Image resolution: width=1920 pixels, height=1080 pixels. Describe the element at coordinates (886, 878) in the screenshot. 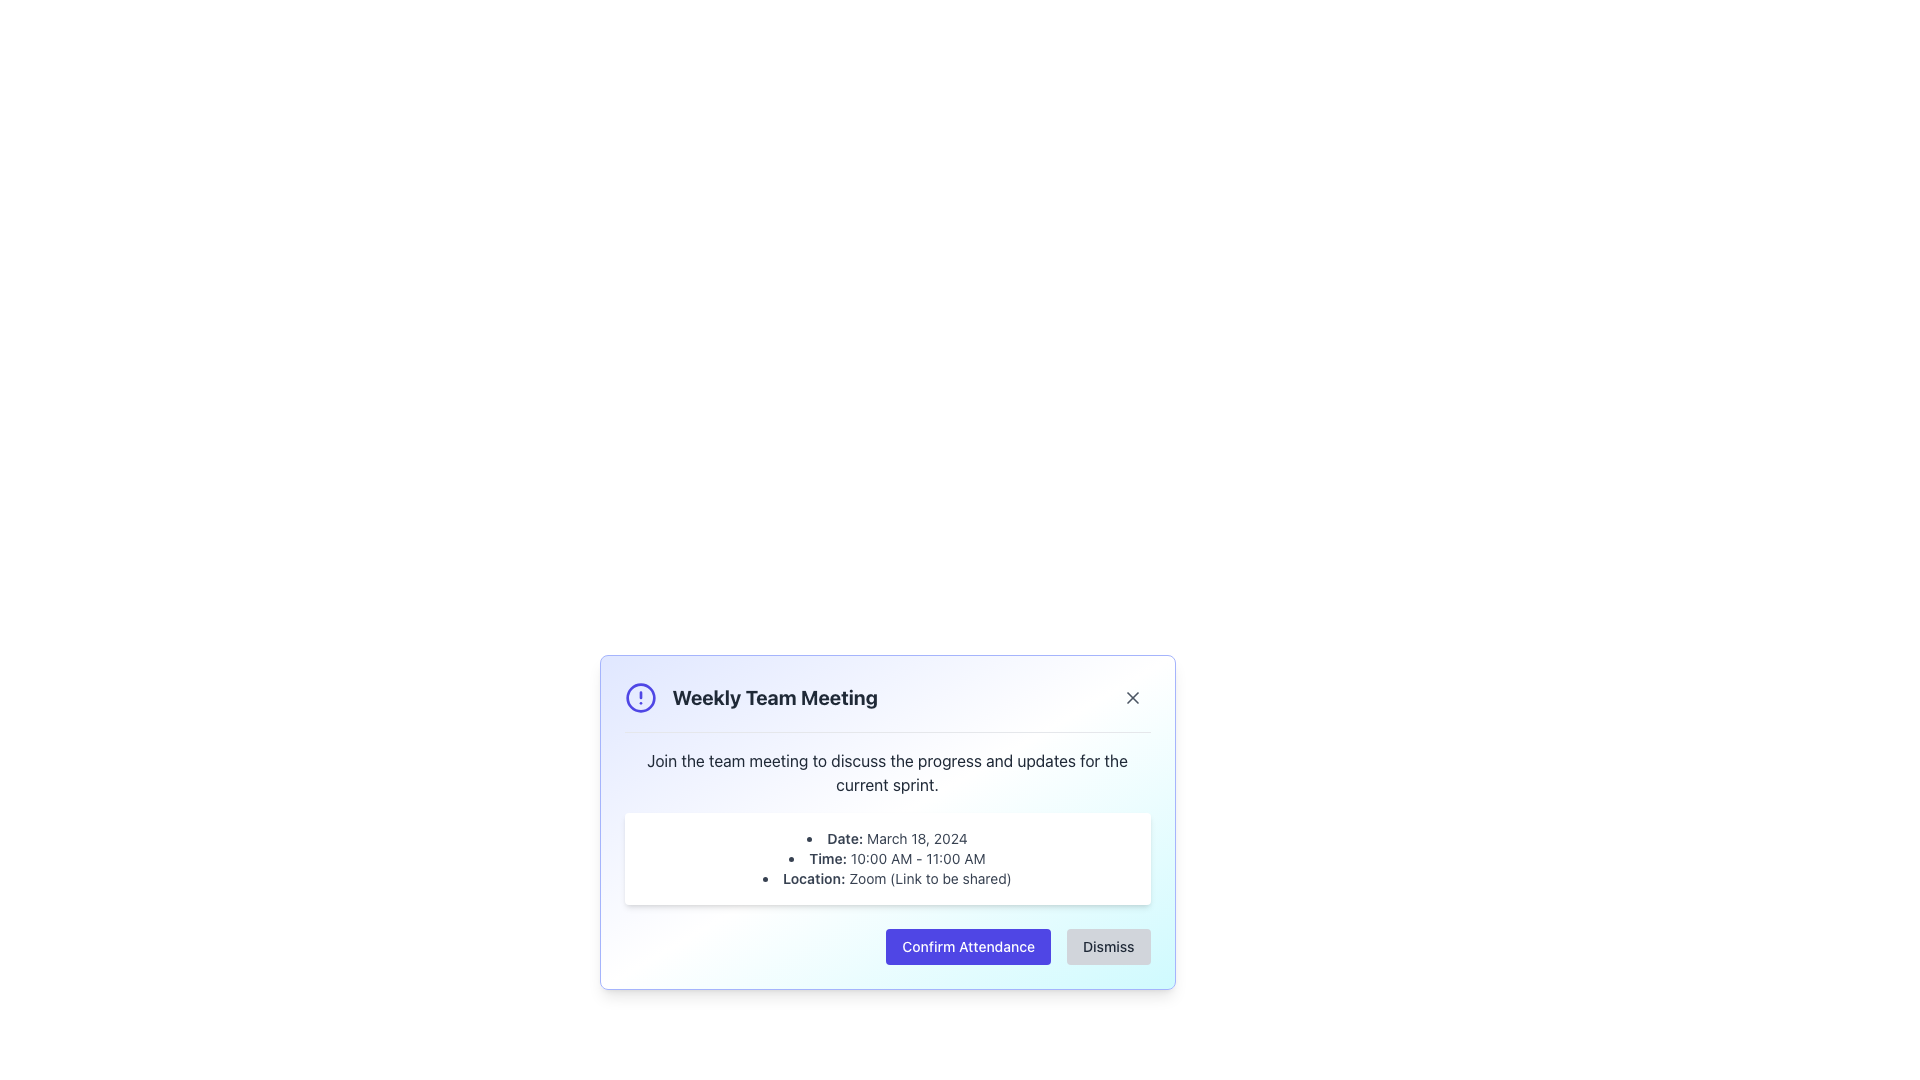

I see `information from the text element that reads 'Location: Zoom (Link to be shared)', which is the third line of a bulleted list under the section header 'Weekly Team Meeting'` at that location.